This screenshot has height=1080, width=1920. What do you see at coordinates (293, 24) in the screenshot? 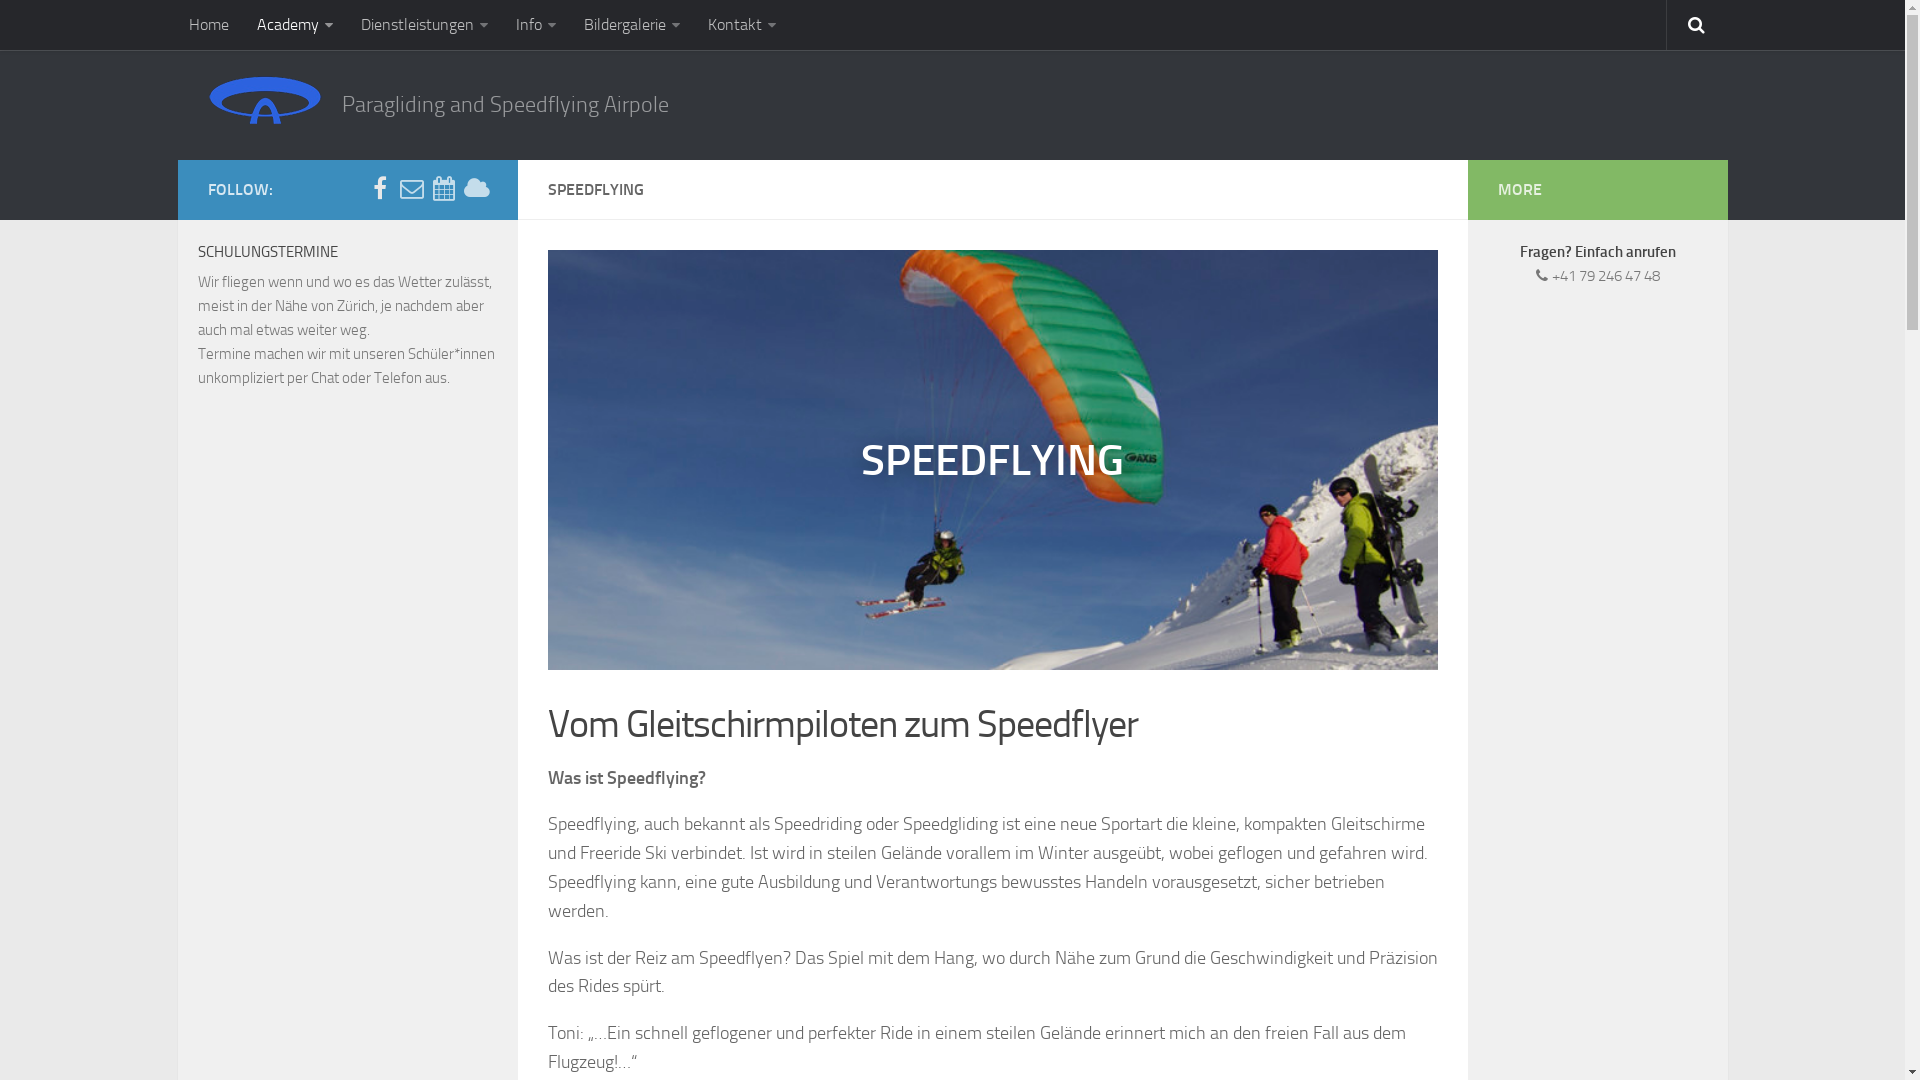
I see `'Academy'` at bounding box center [293, 24].